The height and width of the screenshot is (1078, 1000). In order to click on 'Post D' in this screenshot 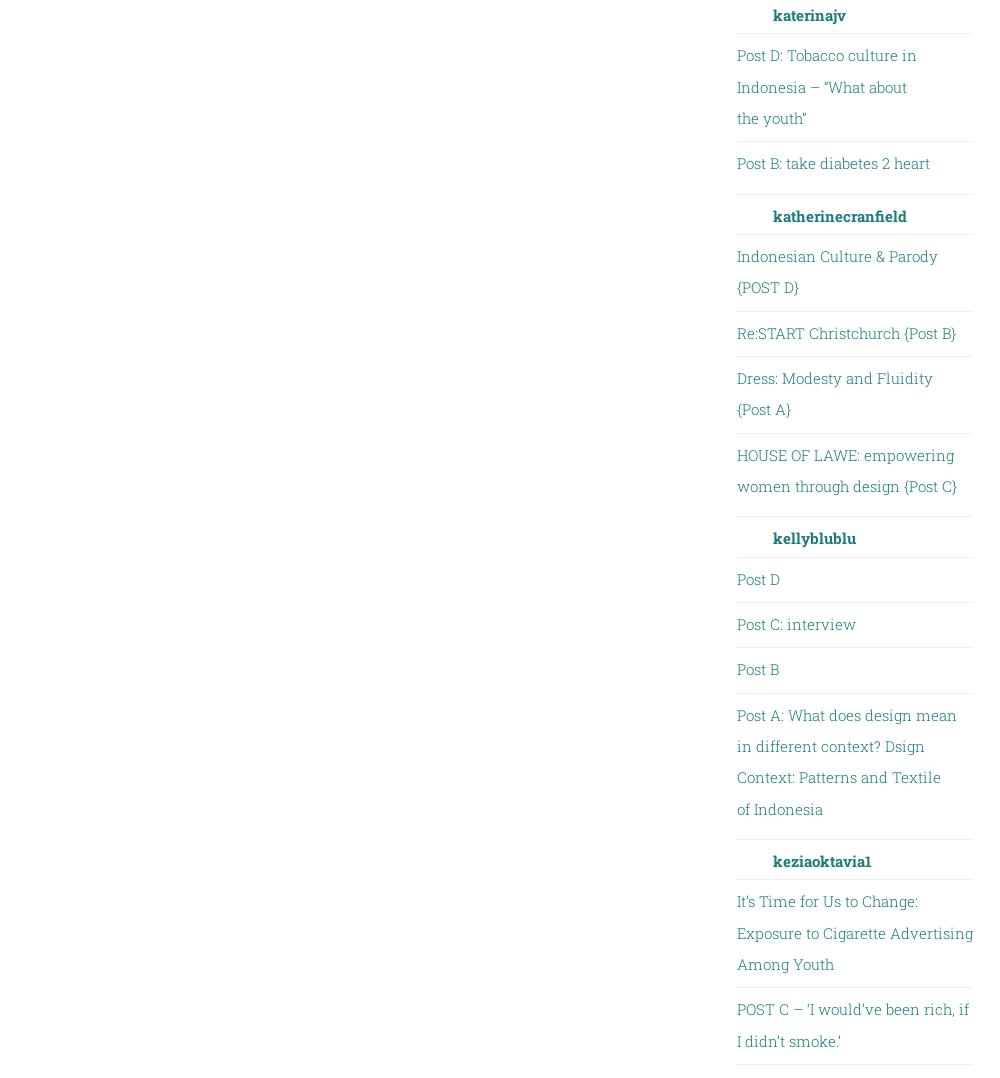, I will do `click(757, 578)`.